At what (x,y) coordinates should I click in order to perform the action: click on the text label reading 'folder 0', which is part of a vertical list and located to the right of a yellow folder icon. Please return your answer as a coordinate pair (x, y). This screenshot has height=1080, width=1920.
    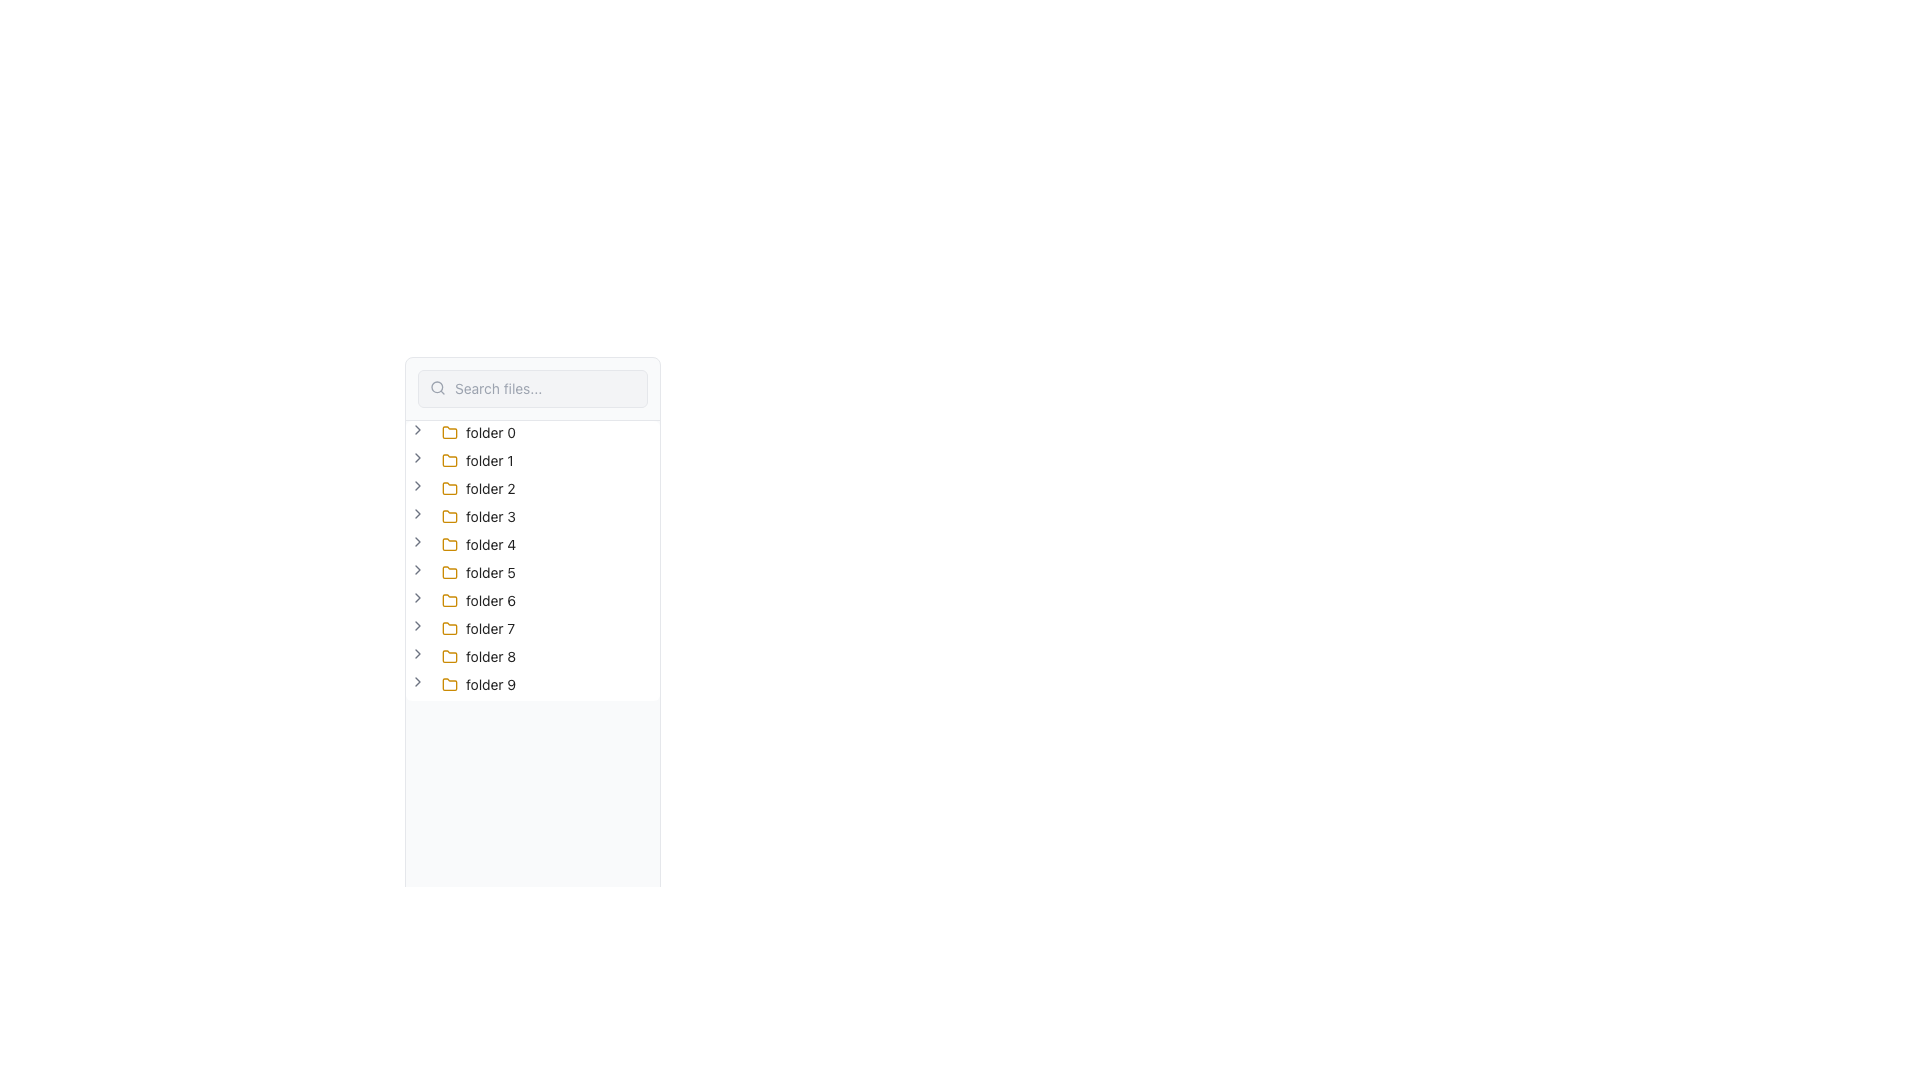
    Looking at the image, I should click on (490, 431).